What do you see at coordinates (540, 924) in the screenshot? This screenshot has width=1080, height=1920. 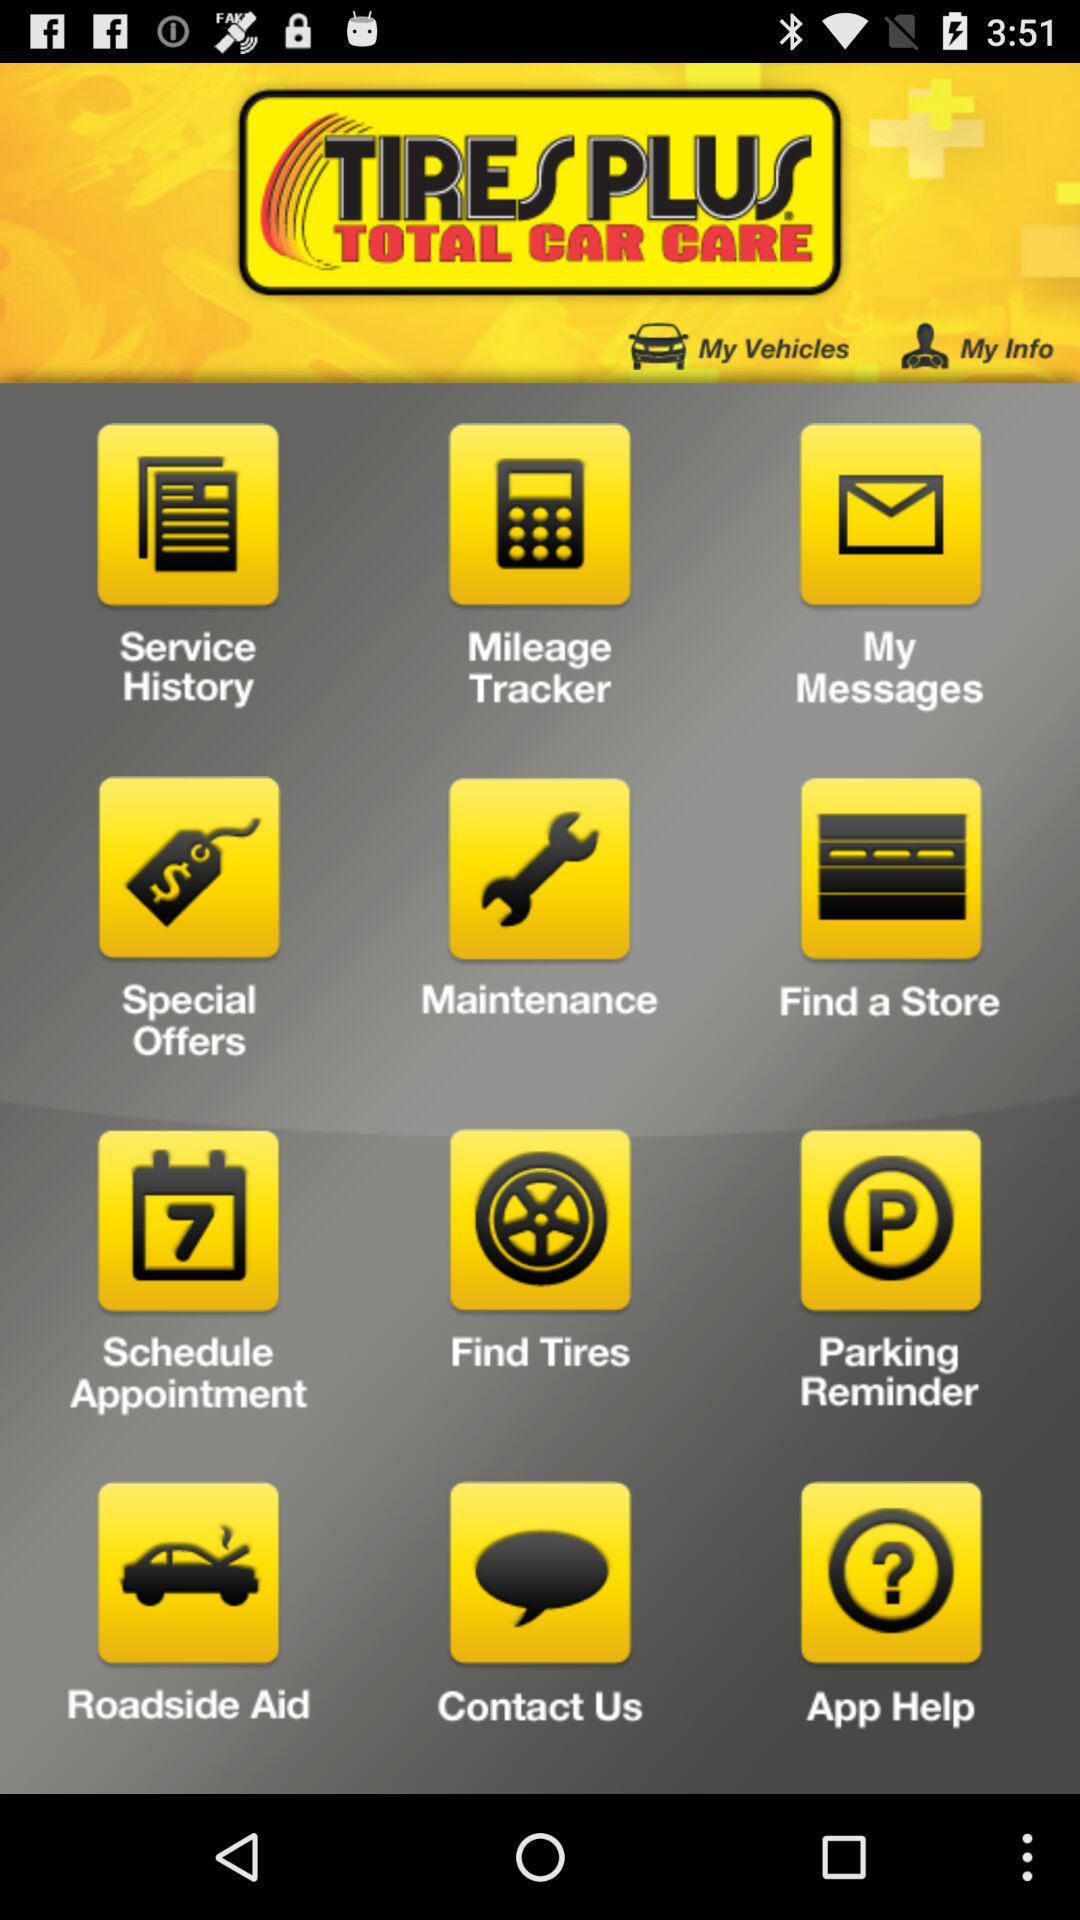 I see `to see a vehicle maintenance` at bounding box center [540, 924].